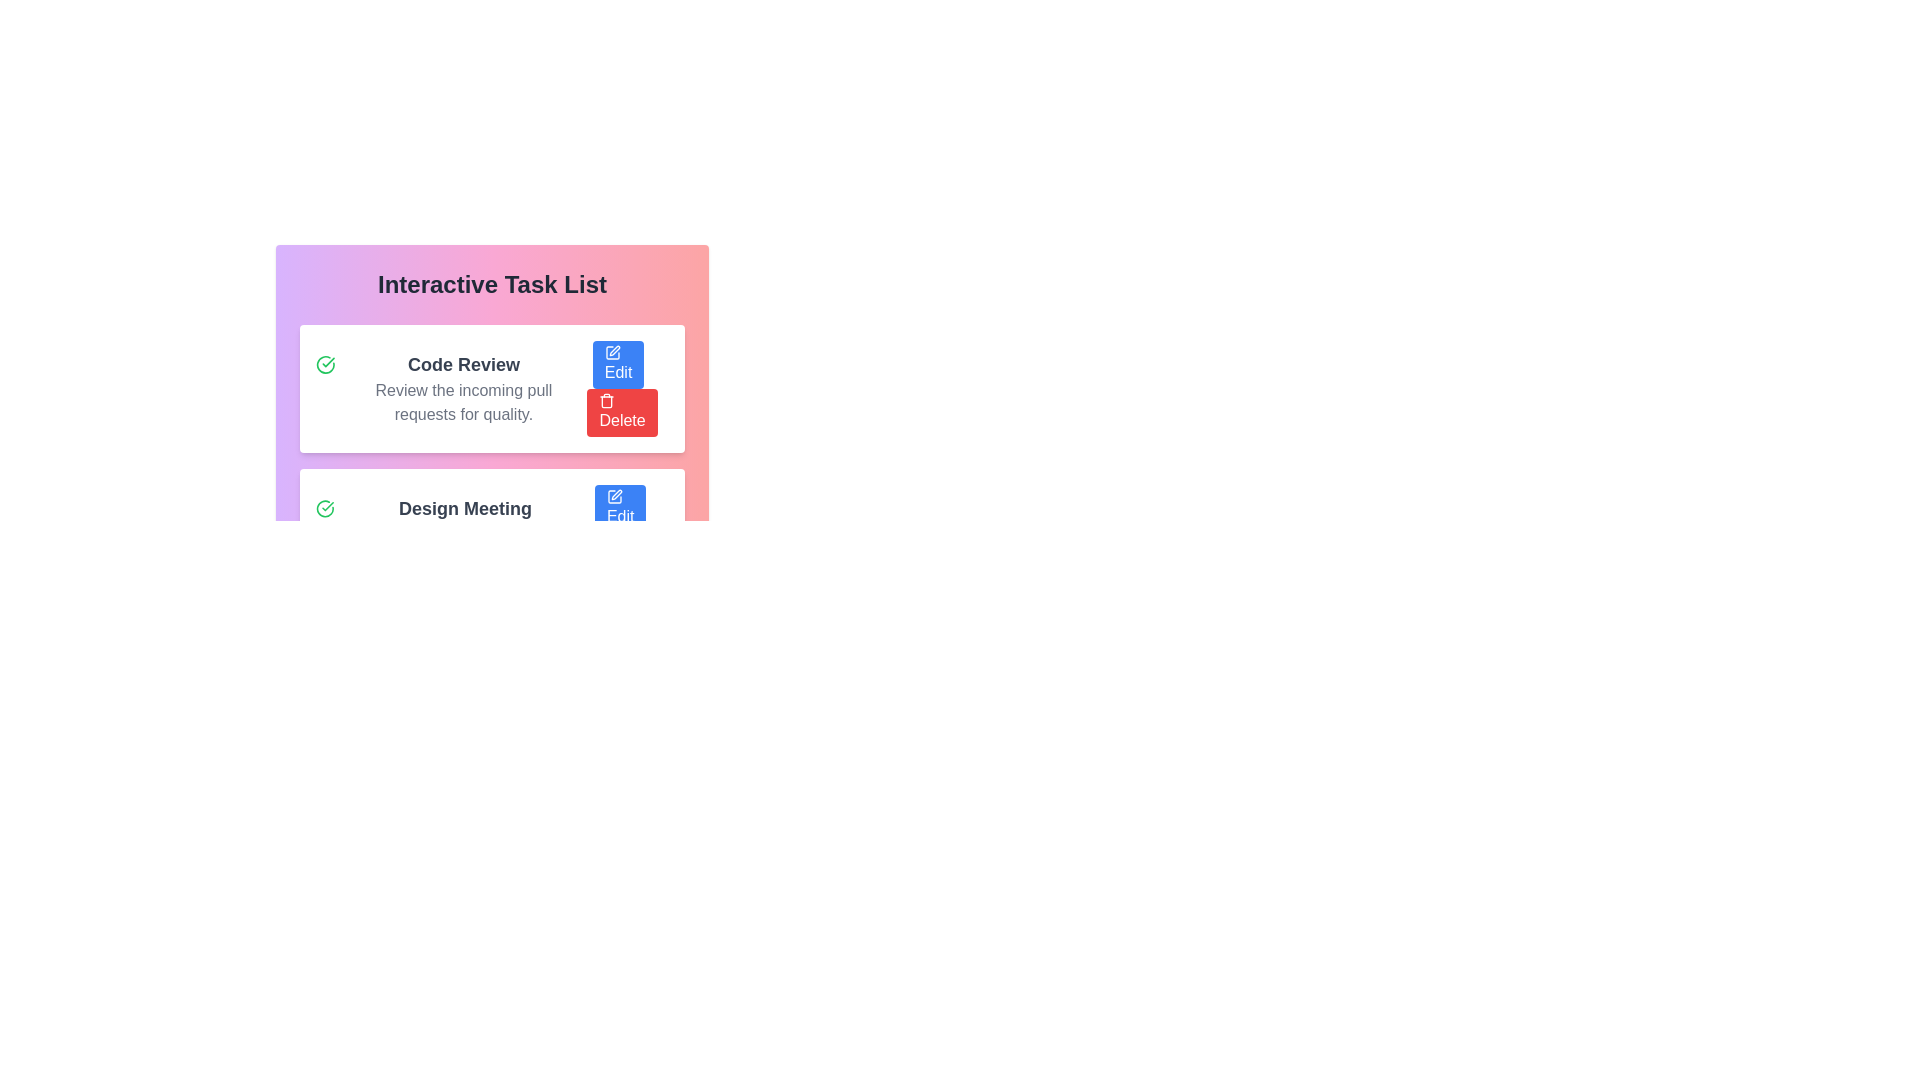  Describe the element at coordinates (621, 411) in the screenshot. I see `delete button for the task with the title Code Review` at that location.